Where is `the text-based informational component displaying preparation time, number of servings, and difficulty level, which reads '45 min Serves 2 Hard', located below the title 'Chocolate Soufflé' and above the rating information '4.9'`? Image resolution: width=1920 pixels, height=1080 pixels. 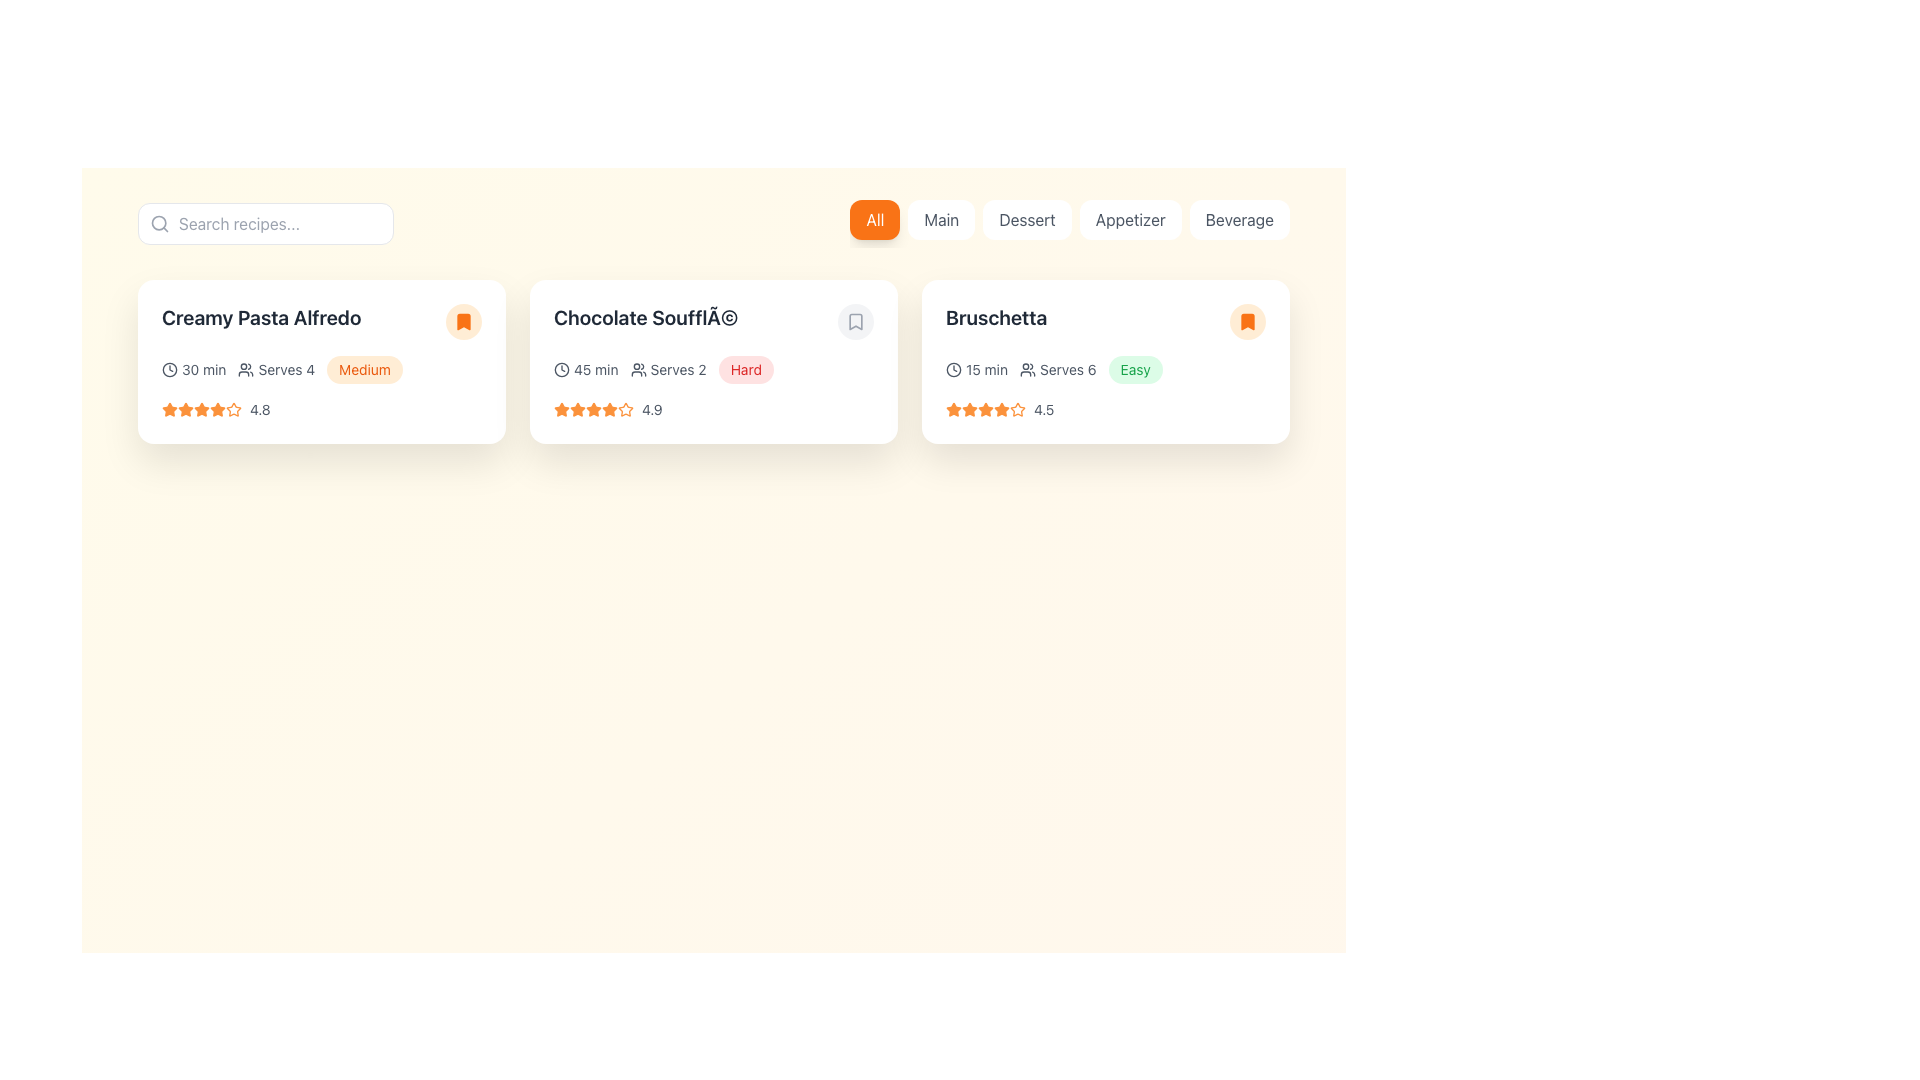
the text-based informational component displaying preparation time, number of servings, and difficulty level, which reads '45 min Serves 2 Hard', located below the title 'Chocolate Soufflé' and above the rating information '4.9' is located at coordinates (714, 370).